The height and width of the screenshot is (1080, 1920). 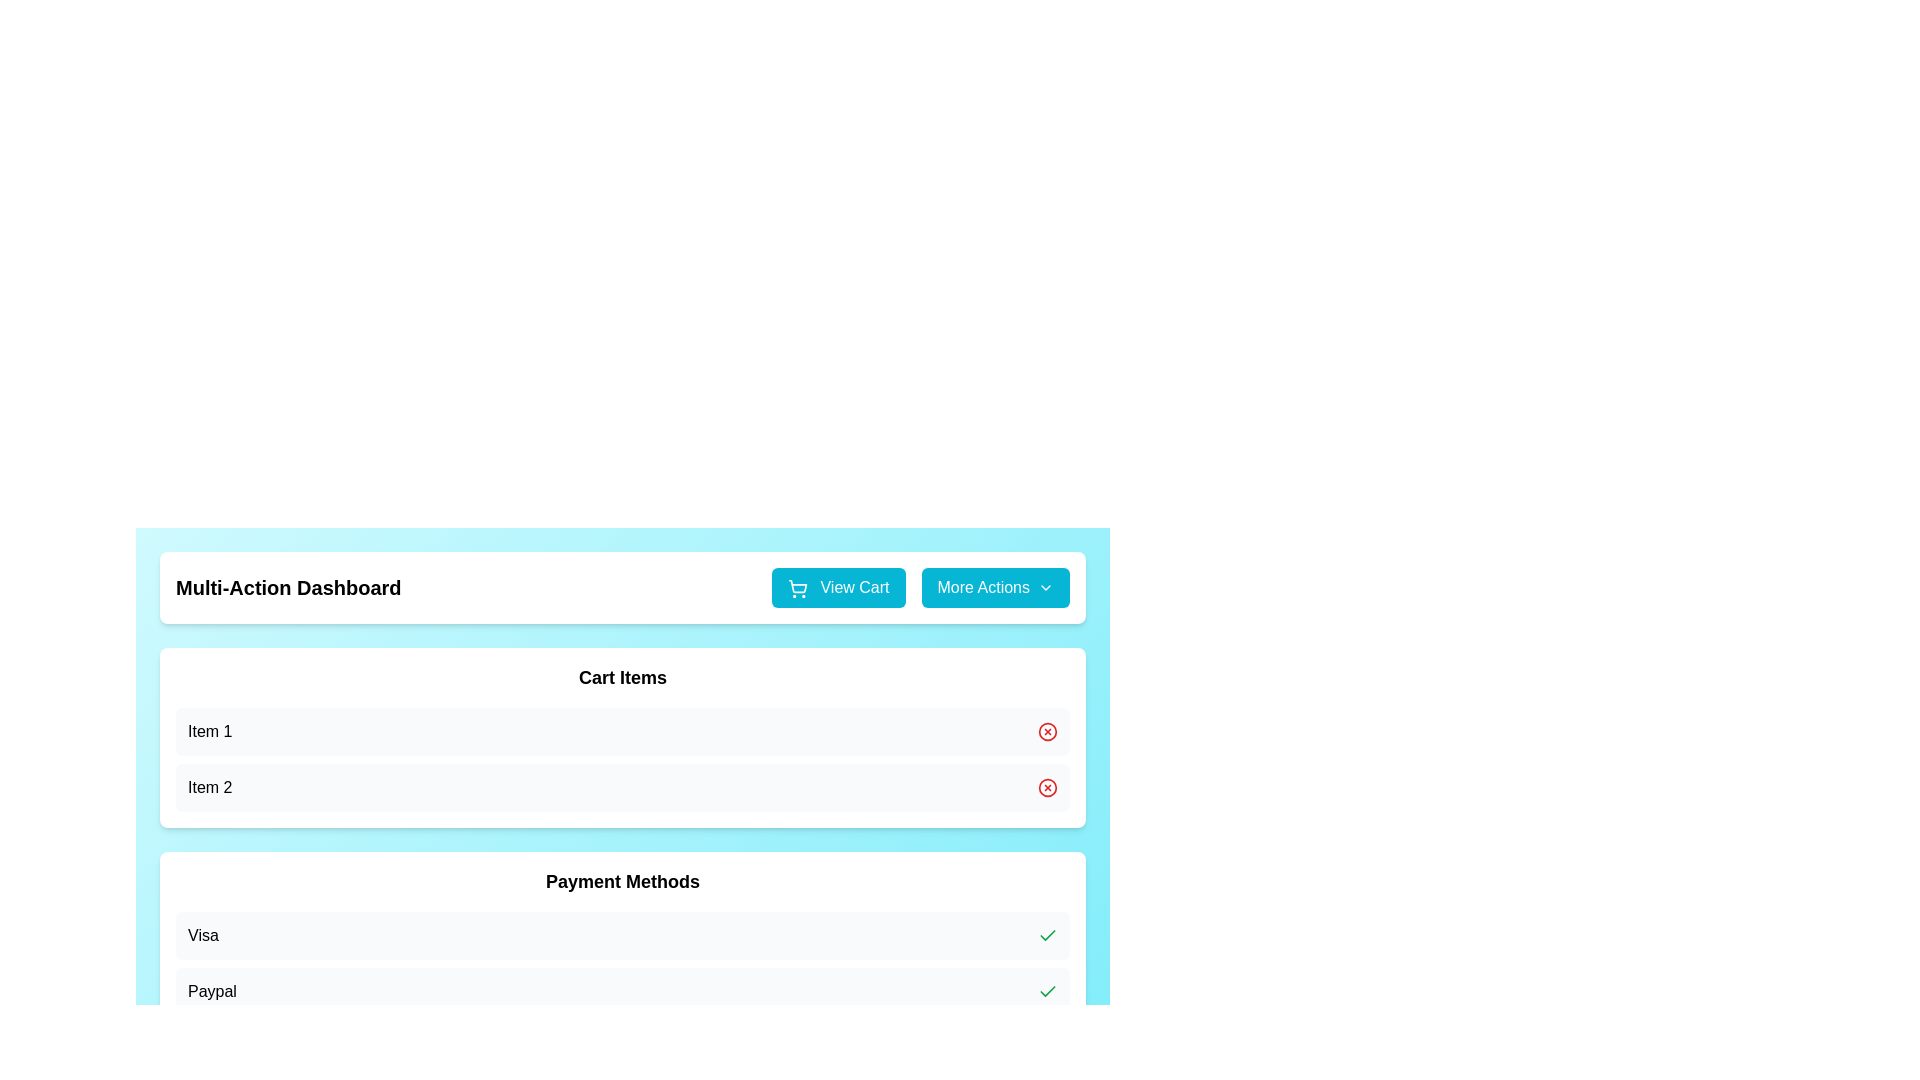 What do you see at coordinates (622, 991) in the screenshot?
I see `the 'Paypal' button-like element` at bounding box center [622, 991].